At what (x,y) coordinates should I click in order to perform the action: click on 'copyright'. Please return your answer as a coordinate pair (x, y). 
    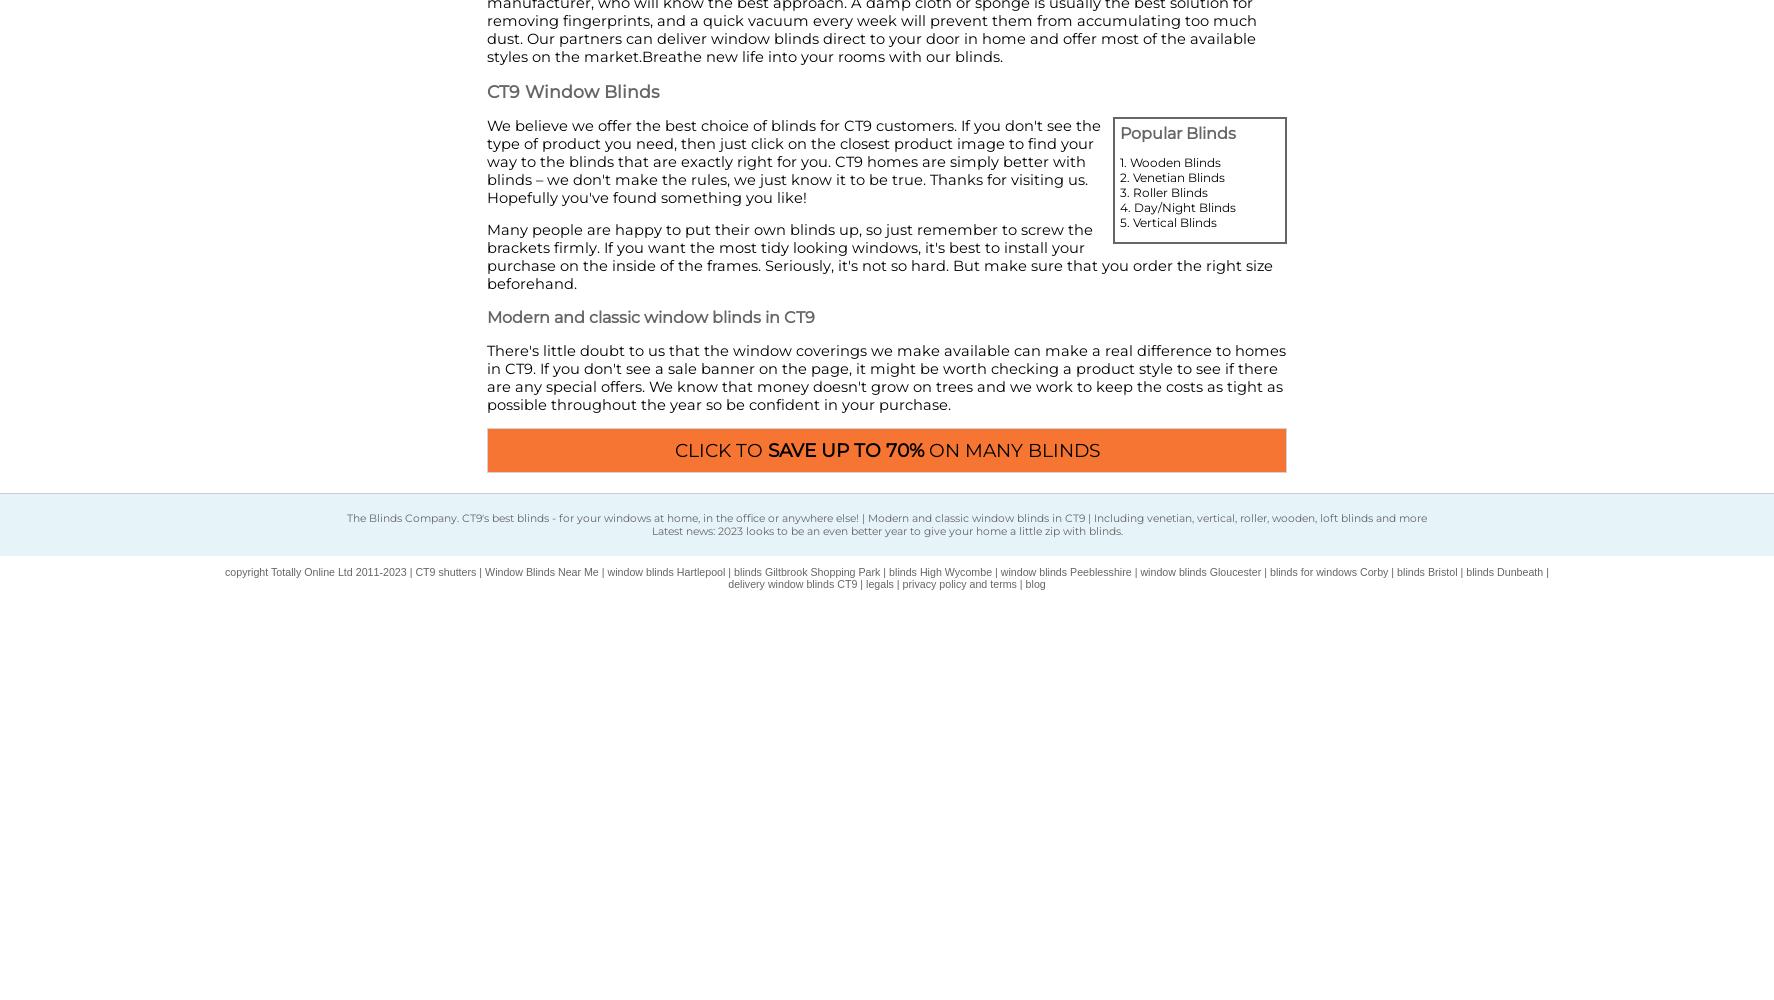
    Looking at the image, I should click on (247, 570).